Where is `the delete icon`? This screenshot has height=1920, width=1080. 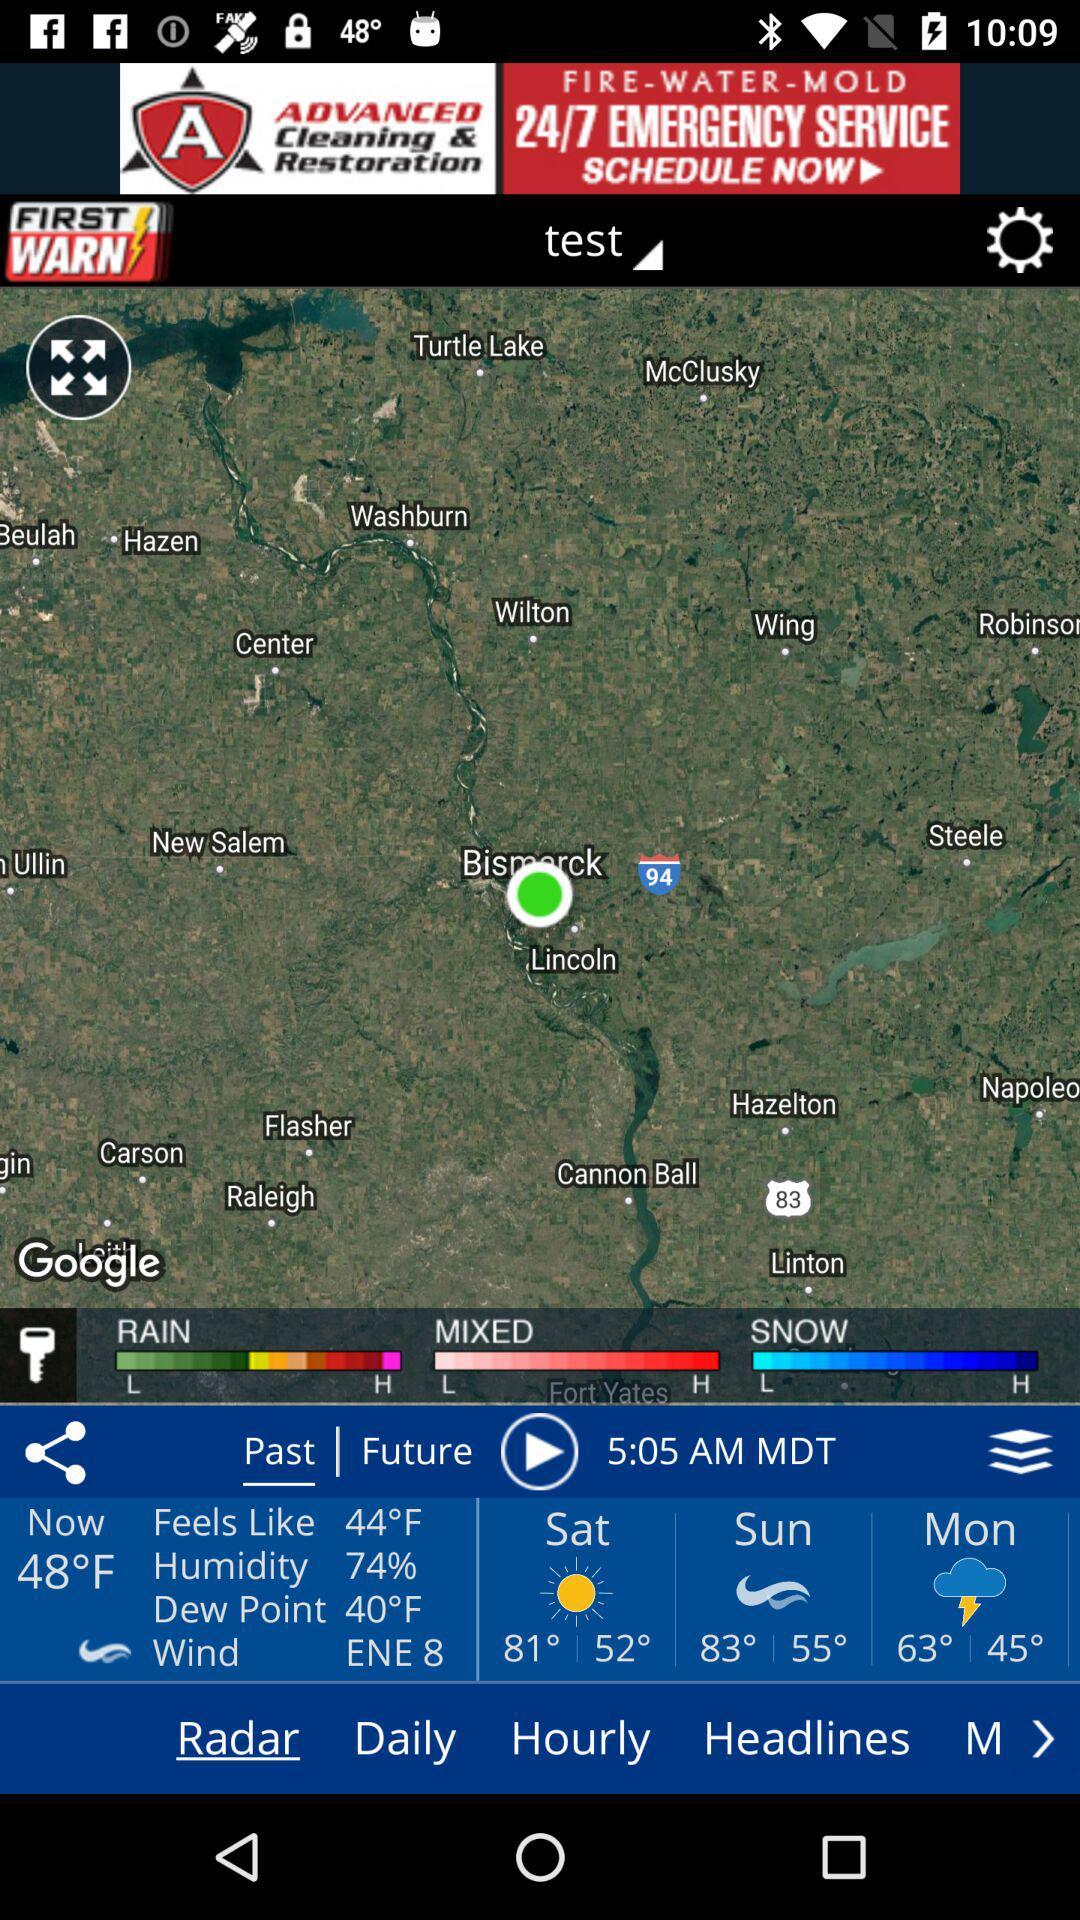
the delete icon is located at coordinates (131, 240).